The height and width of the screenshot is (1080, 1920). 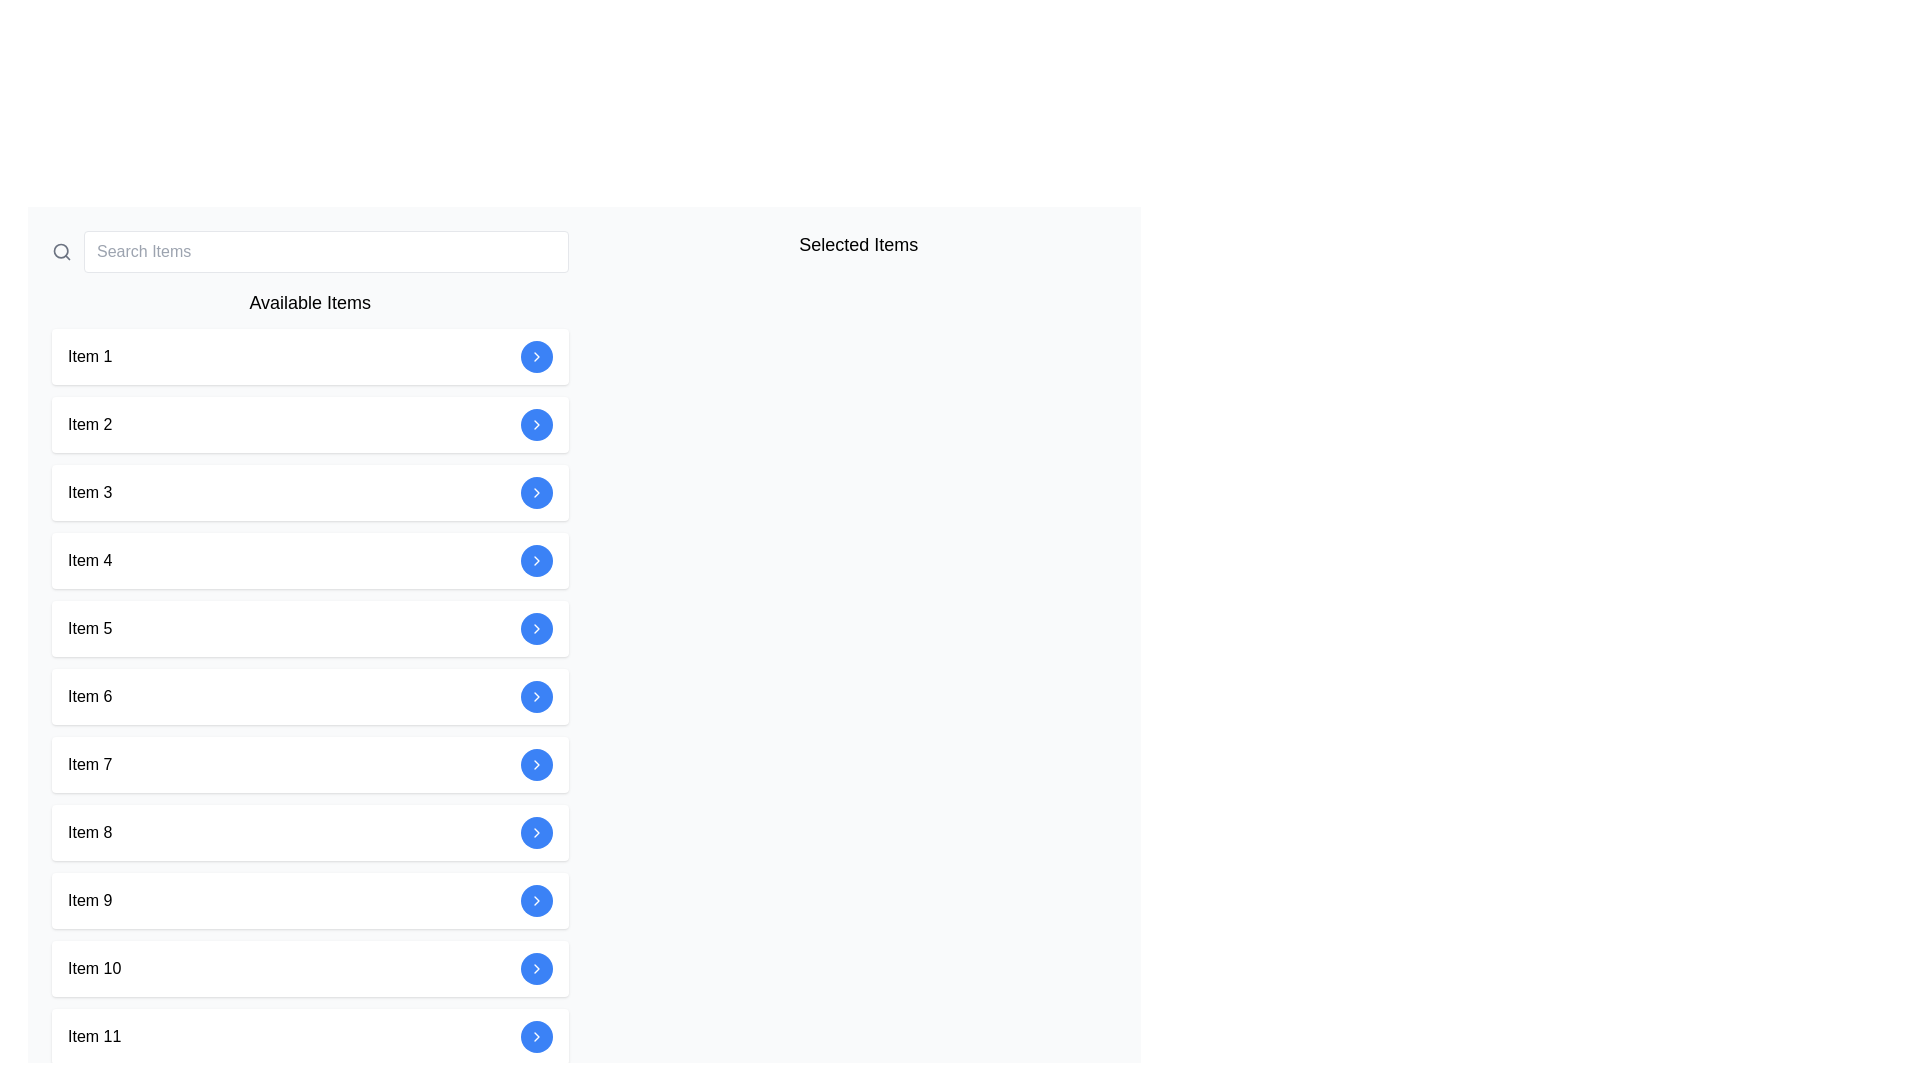 What do you see at coordinates (309, 627) in the screenshot?
I see `the selectable list item labeled 'Item 5'` at bounding box center [309, 627].